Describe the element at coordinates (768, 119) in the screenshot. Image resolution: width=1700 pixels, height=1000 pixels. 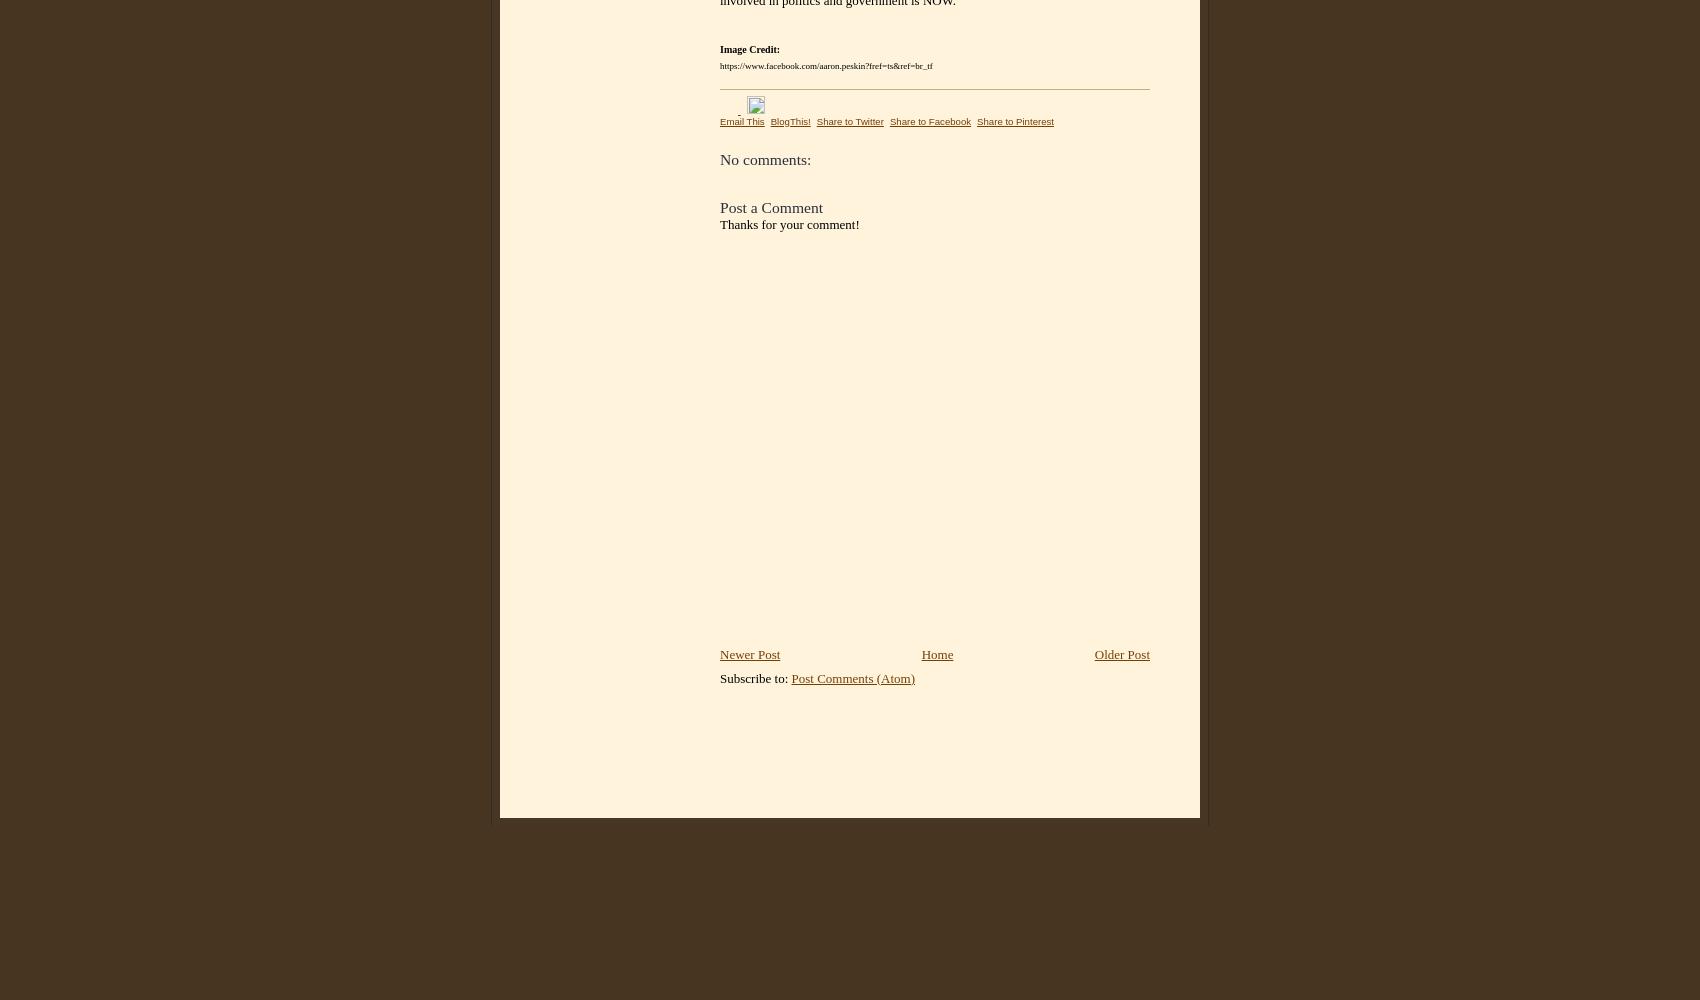
I see `'BlogThis!'` at that location.